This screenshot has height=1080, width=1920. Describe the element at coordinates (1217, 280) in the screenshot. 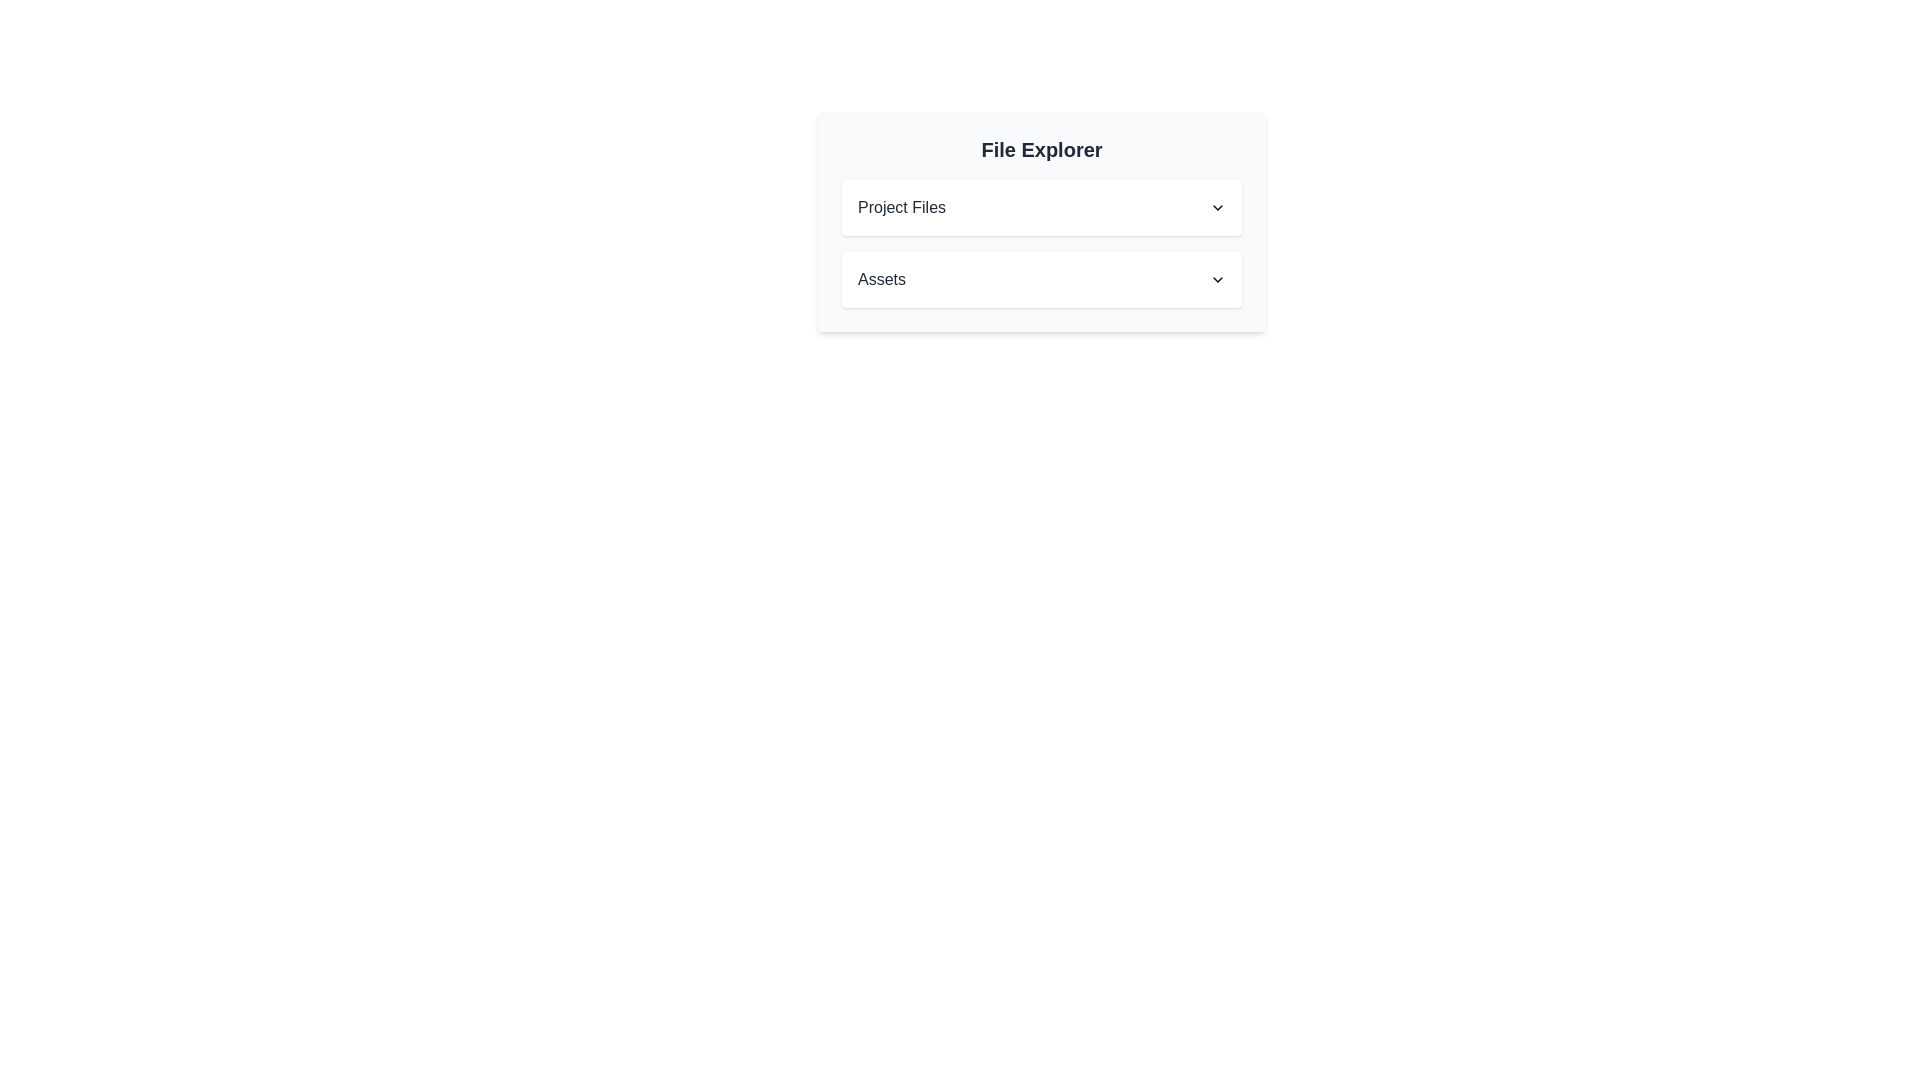

I see `the chevron-down icon button located to the right of the 'Assets' label` at that location.